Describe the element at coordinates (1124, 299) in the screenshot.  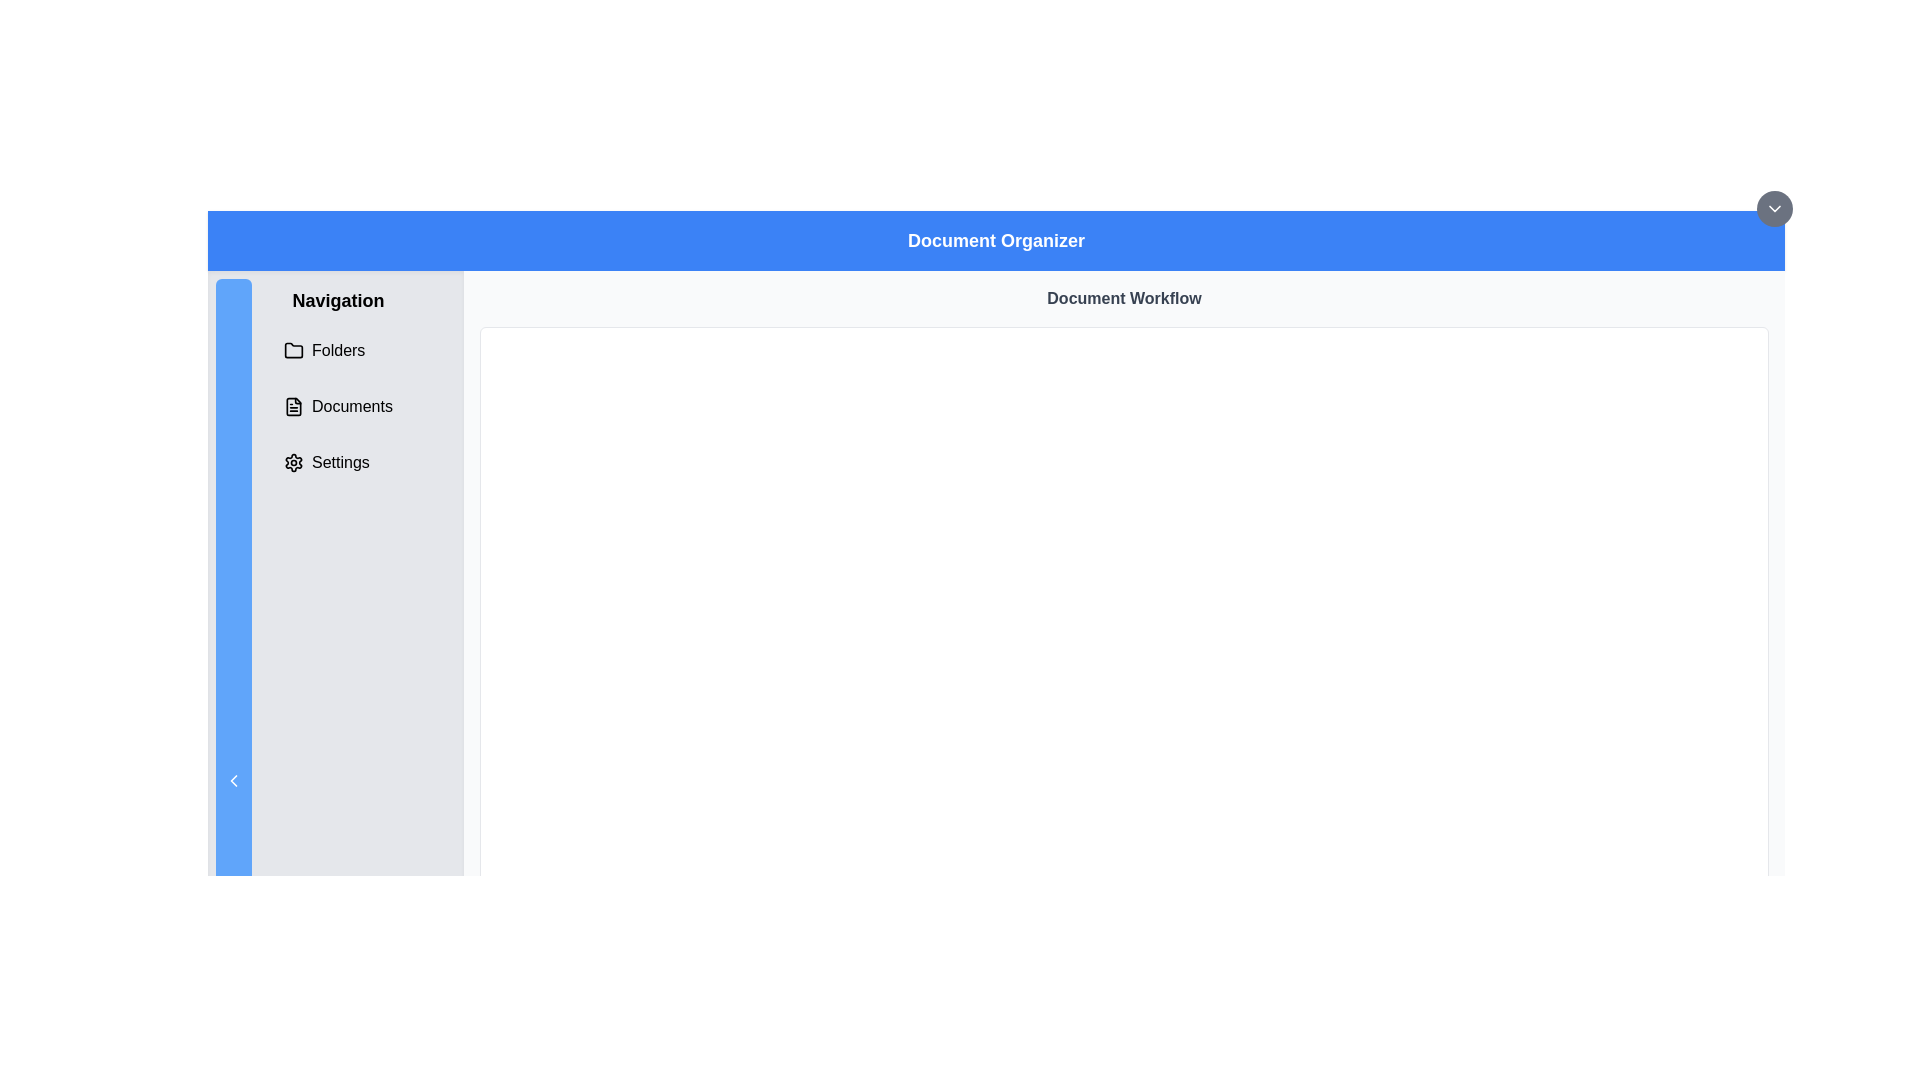
I see `the static text element displaying 'Document Workflow', which is styled in bold dark gray and located beneath the blue header 'Document Organizer'` at that location.